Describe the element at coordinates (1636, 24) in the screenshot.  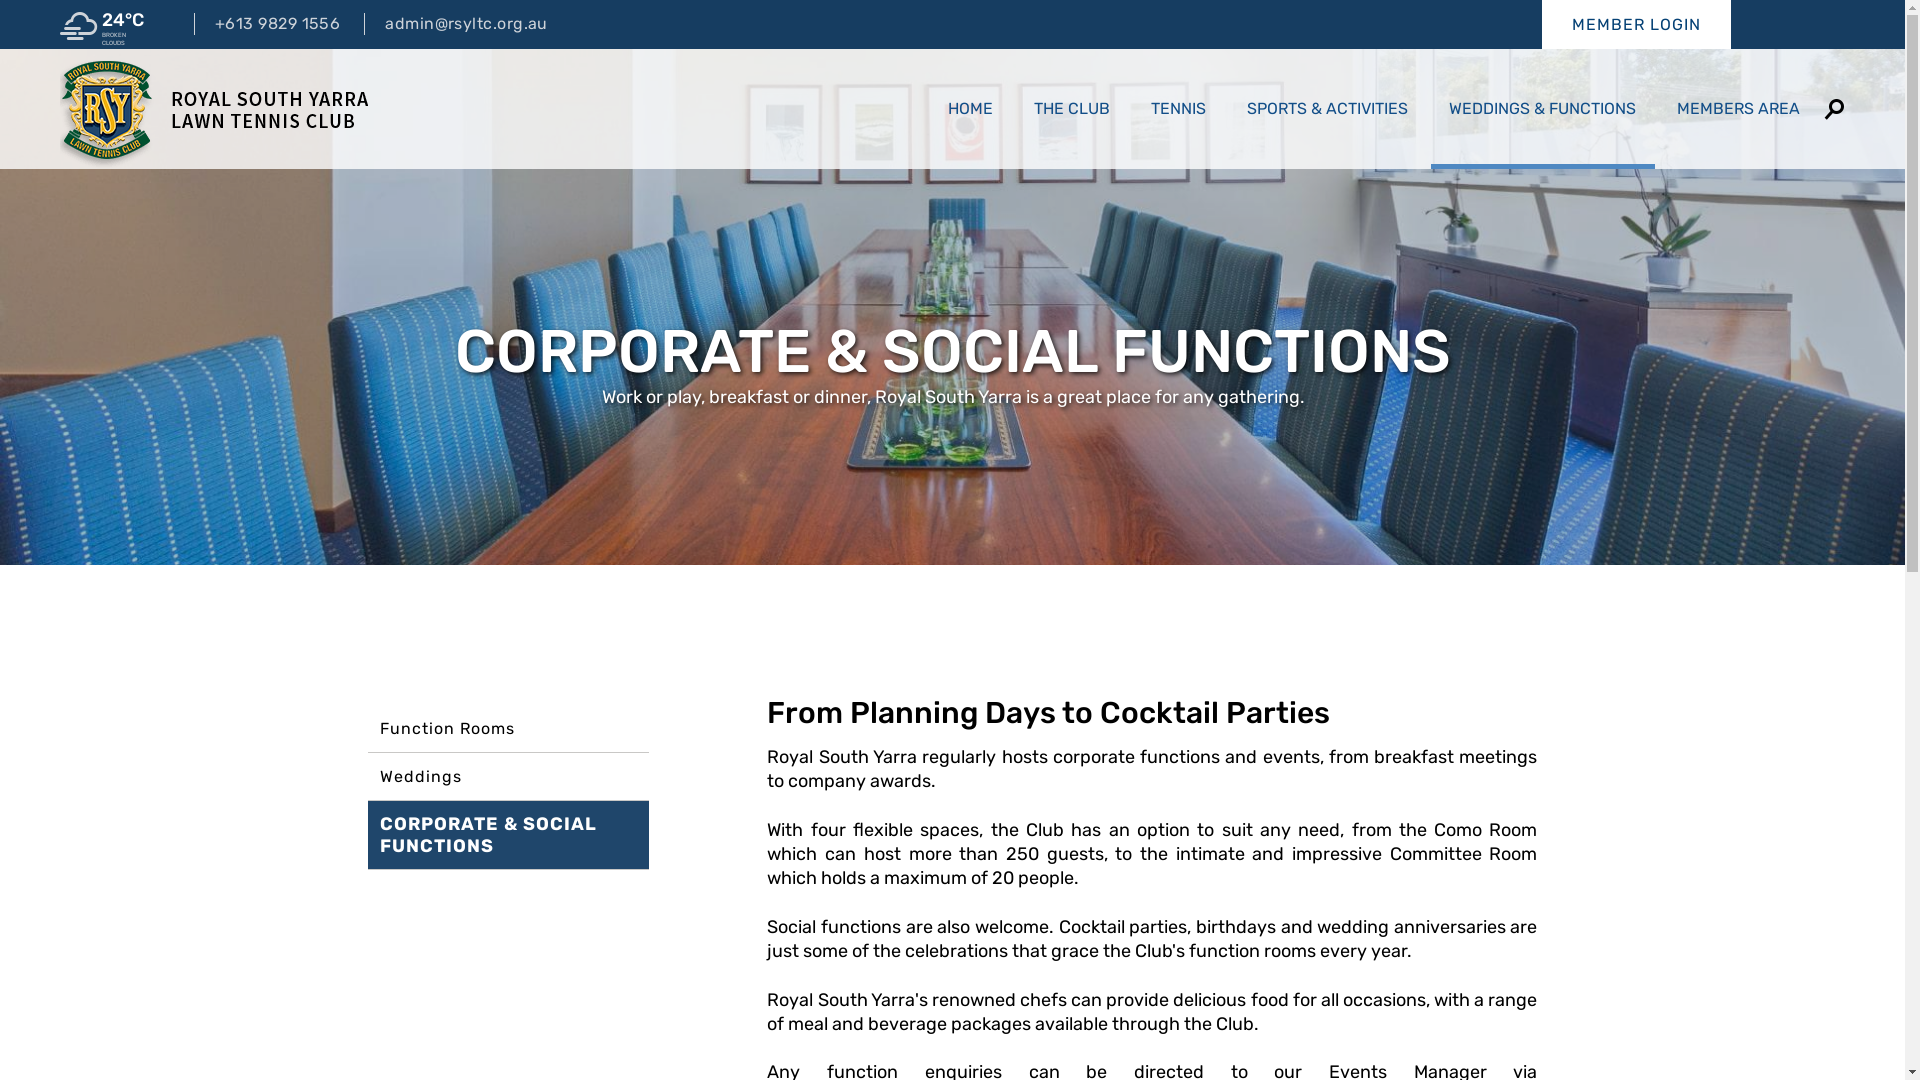
I see `'MEMBER LOGIN'` at that location.